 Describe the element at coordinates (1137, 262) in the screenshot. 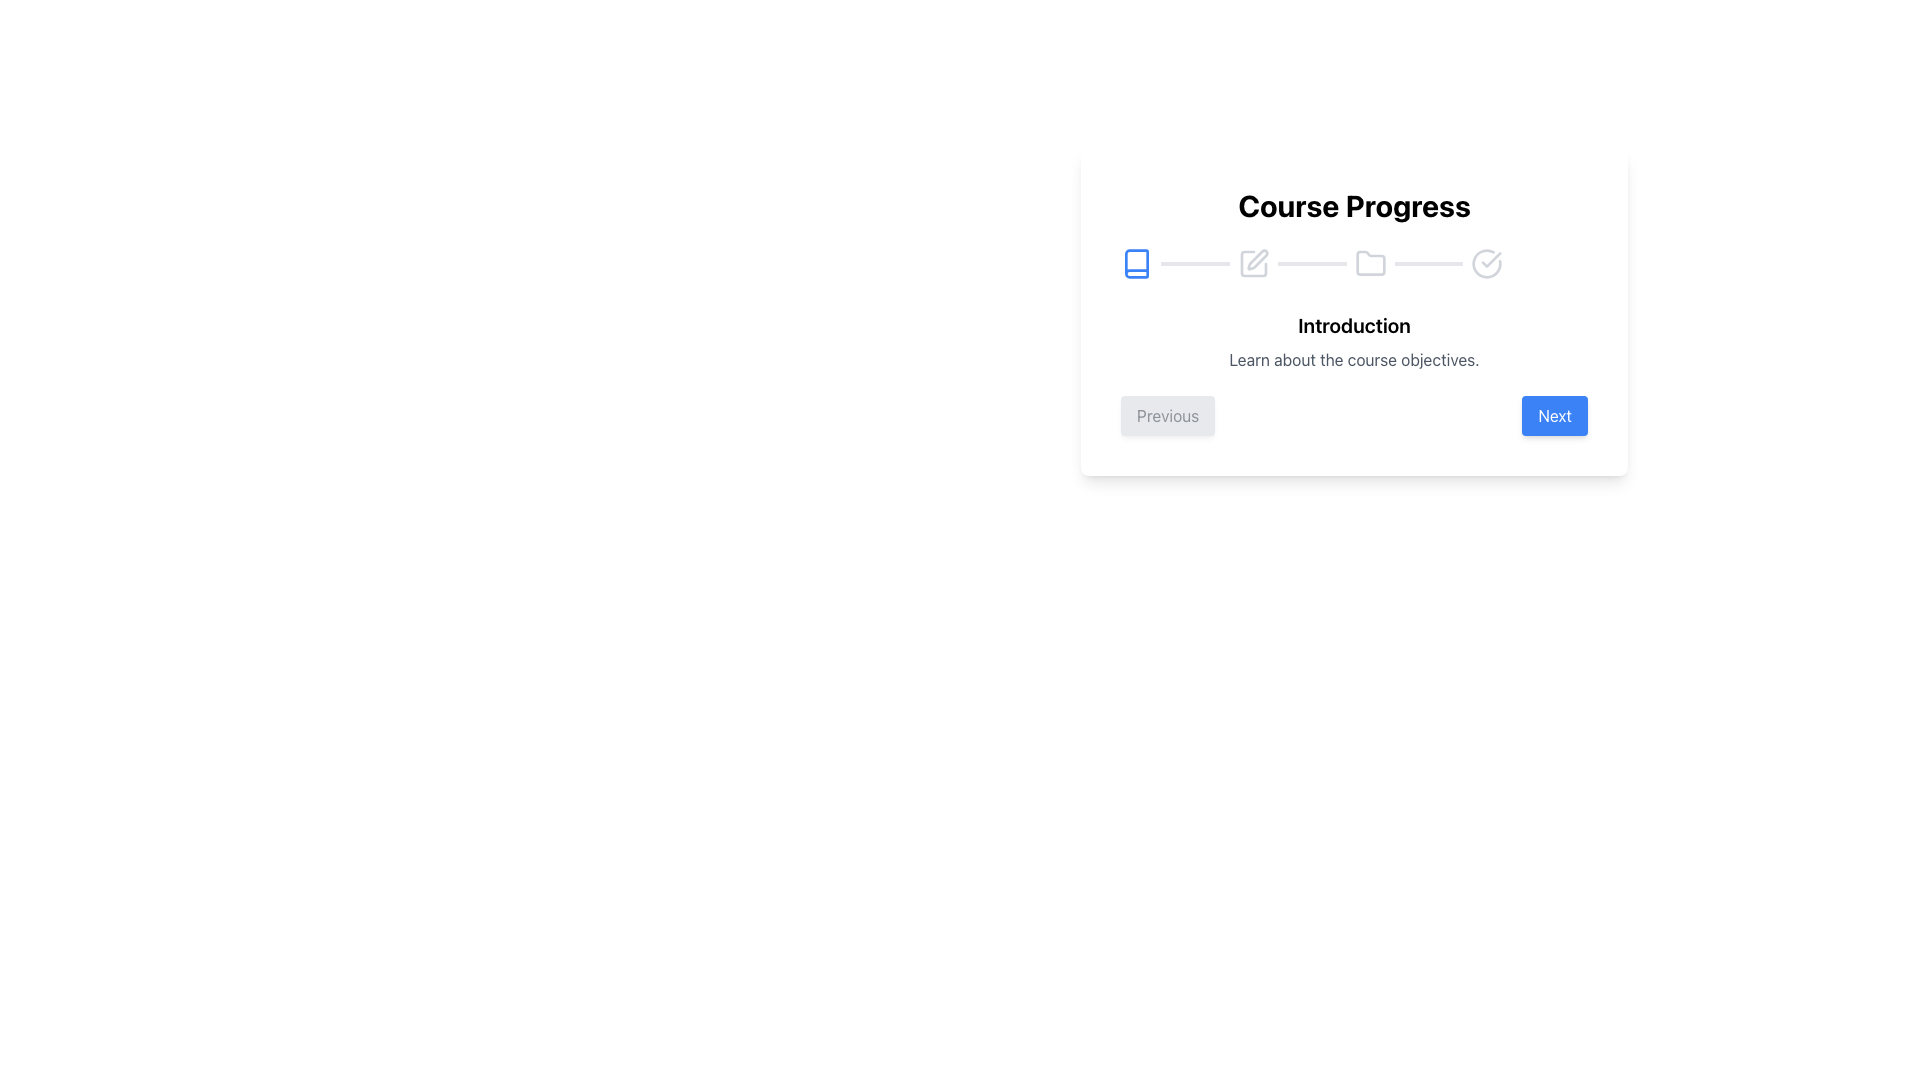

I see `the first stage progress icon located at the far-left side of the progress bar` at that location.